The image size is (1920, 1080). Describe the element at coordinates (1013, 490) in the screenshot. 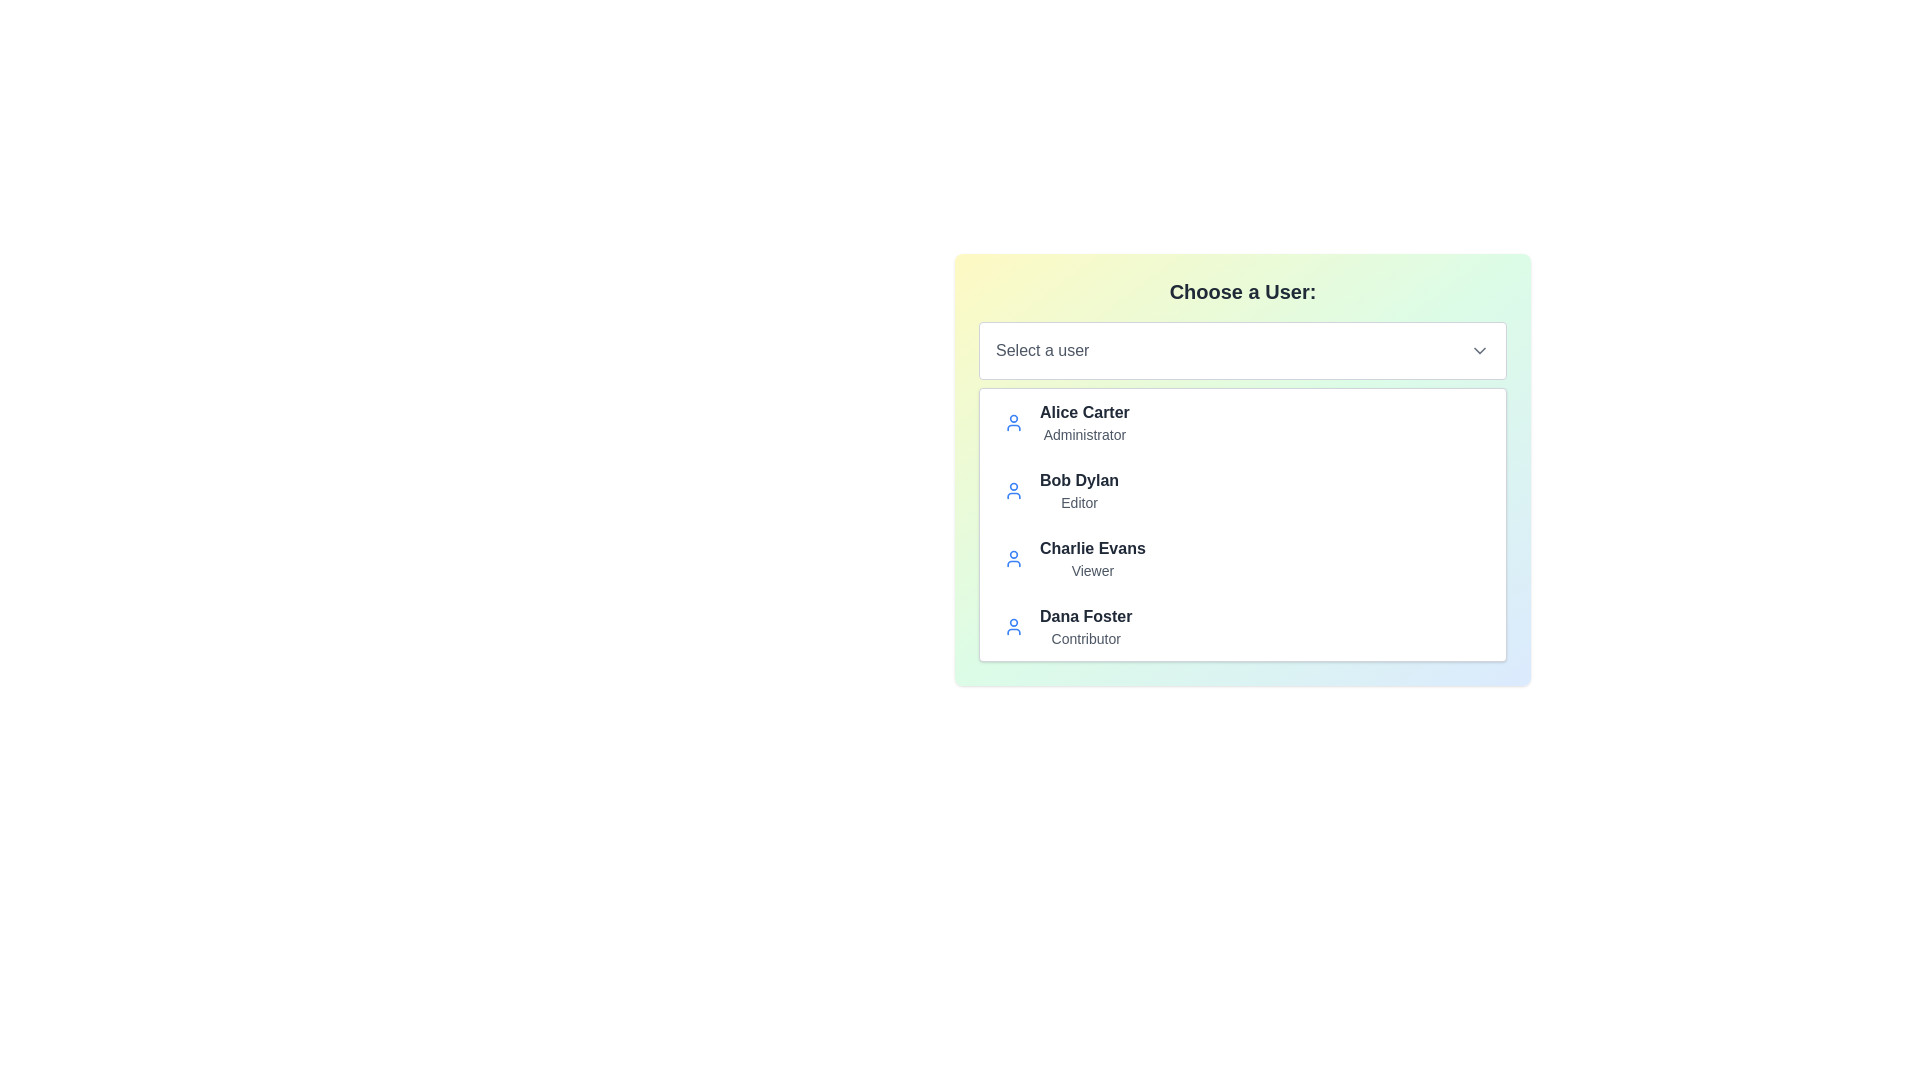

I see `the user silhouette icon styled in blue that is located to the left of the name 'Bob Dylan' in the user selection menu` at that location.